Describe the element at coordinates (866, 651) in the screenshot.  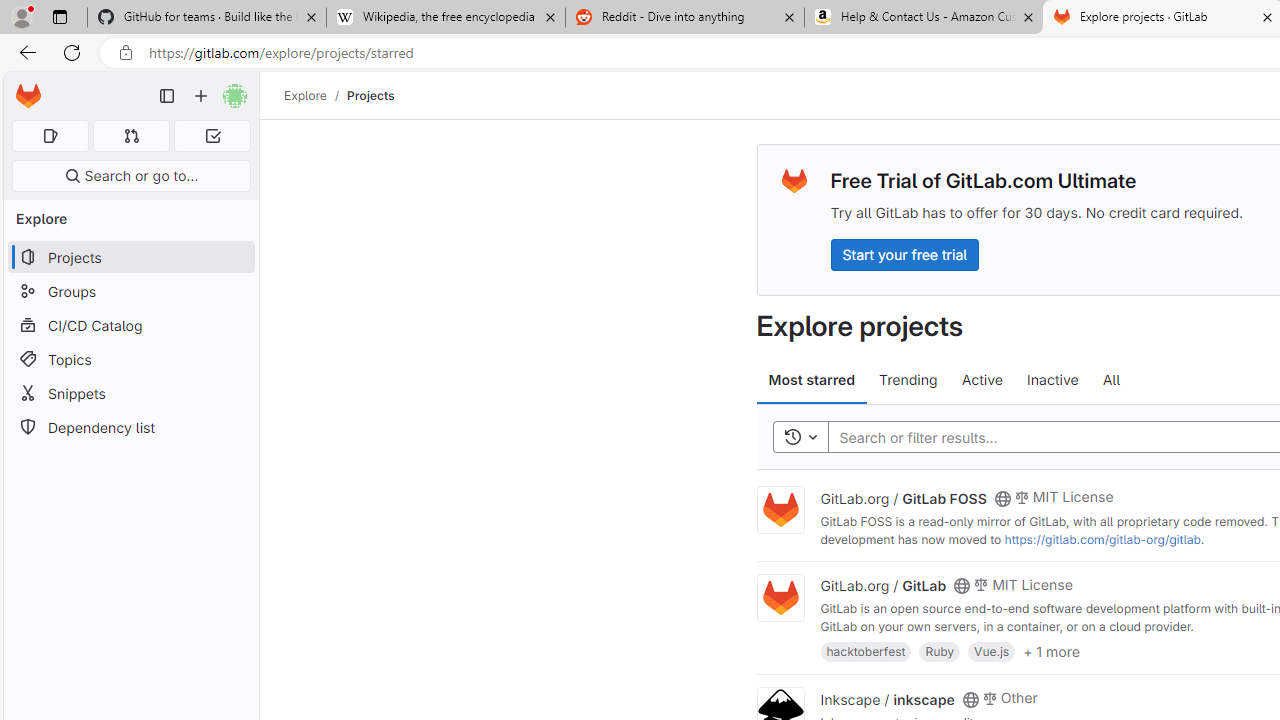
I see `'hacktoberfest'` at that location.